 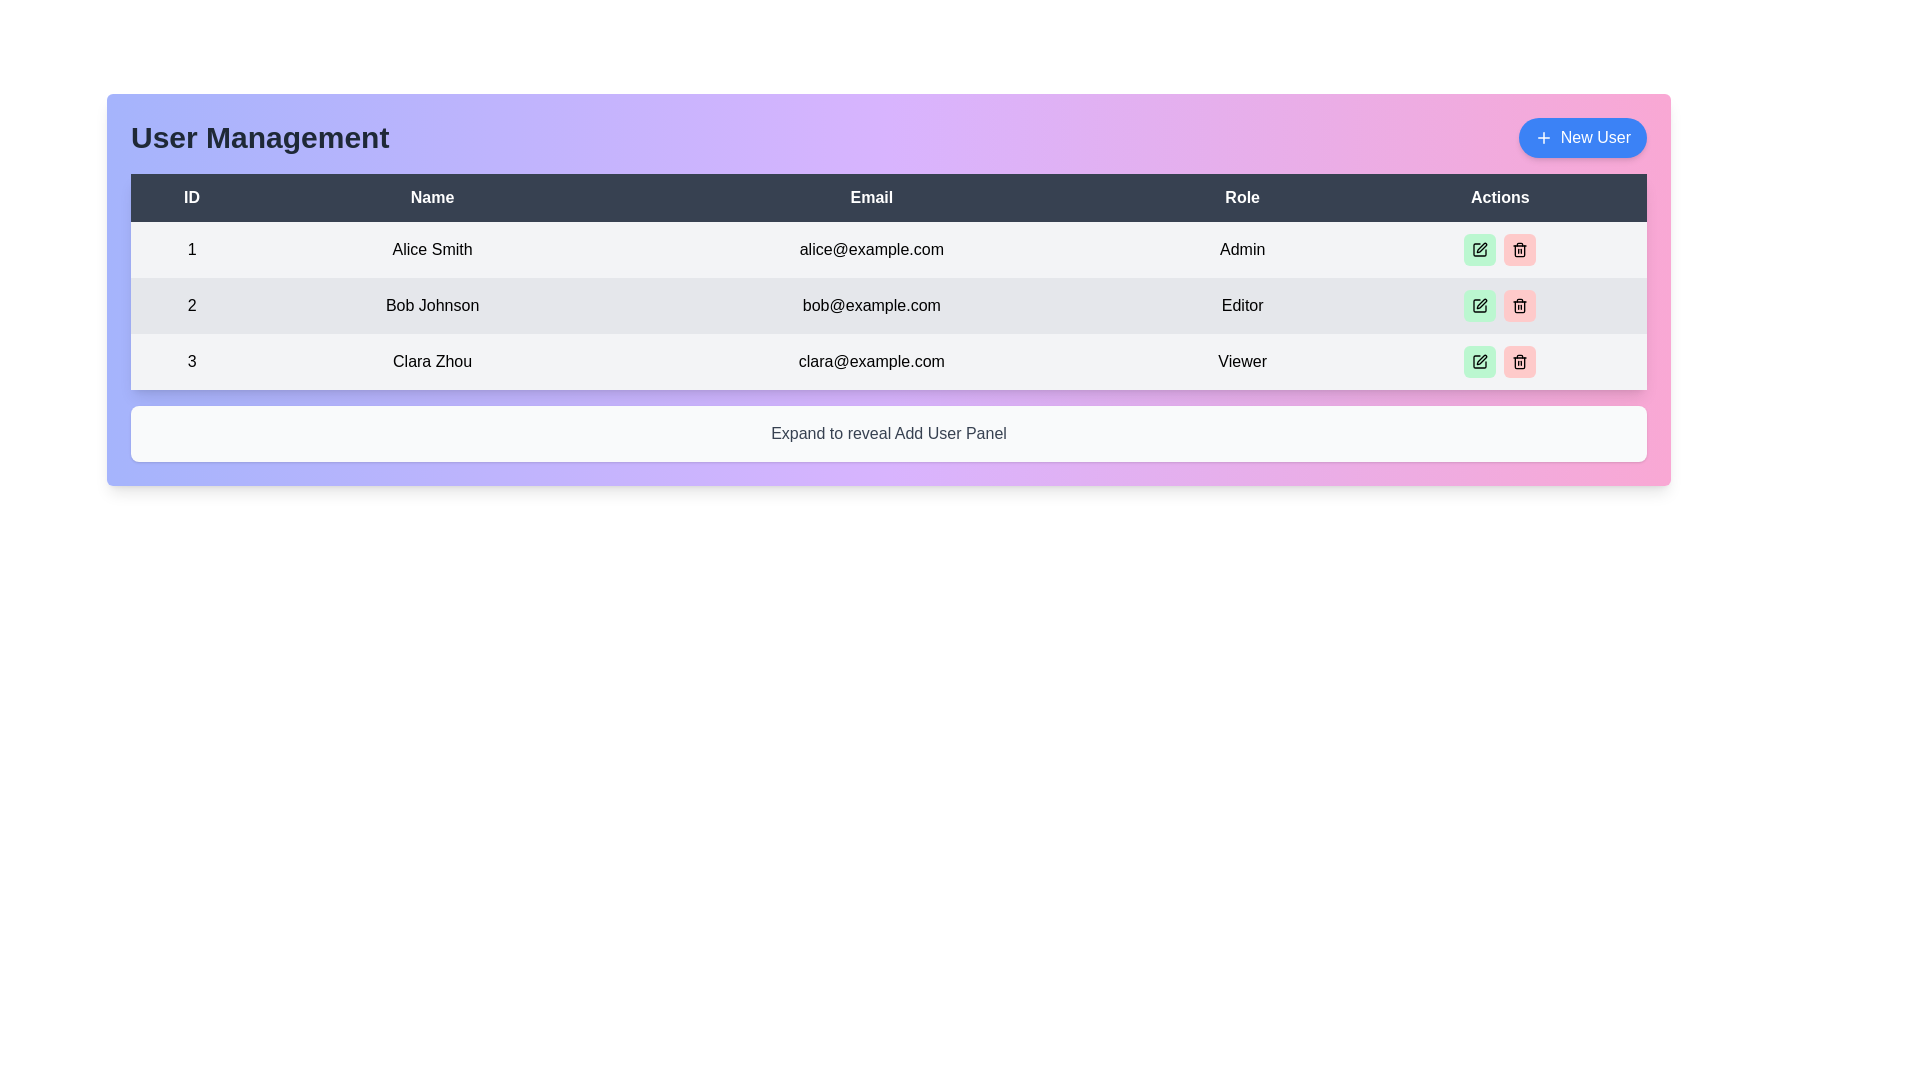 What do you see at coordinates (1520, 305) in the screenshot?
I see `the trash bin icon button in the Actions column for the user 'Bob Johnson' to initiate the delete action` at bounding box center [1520, 305].